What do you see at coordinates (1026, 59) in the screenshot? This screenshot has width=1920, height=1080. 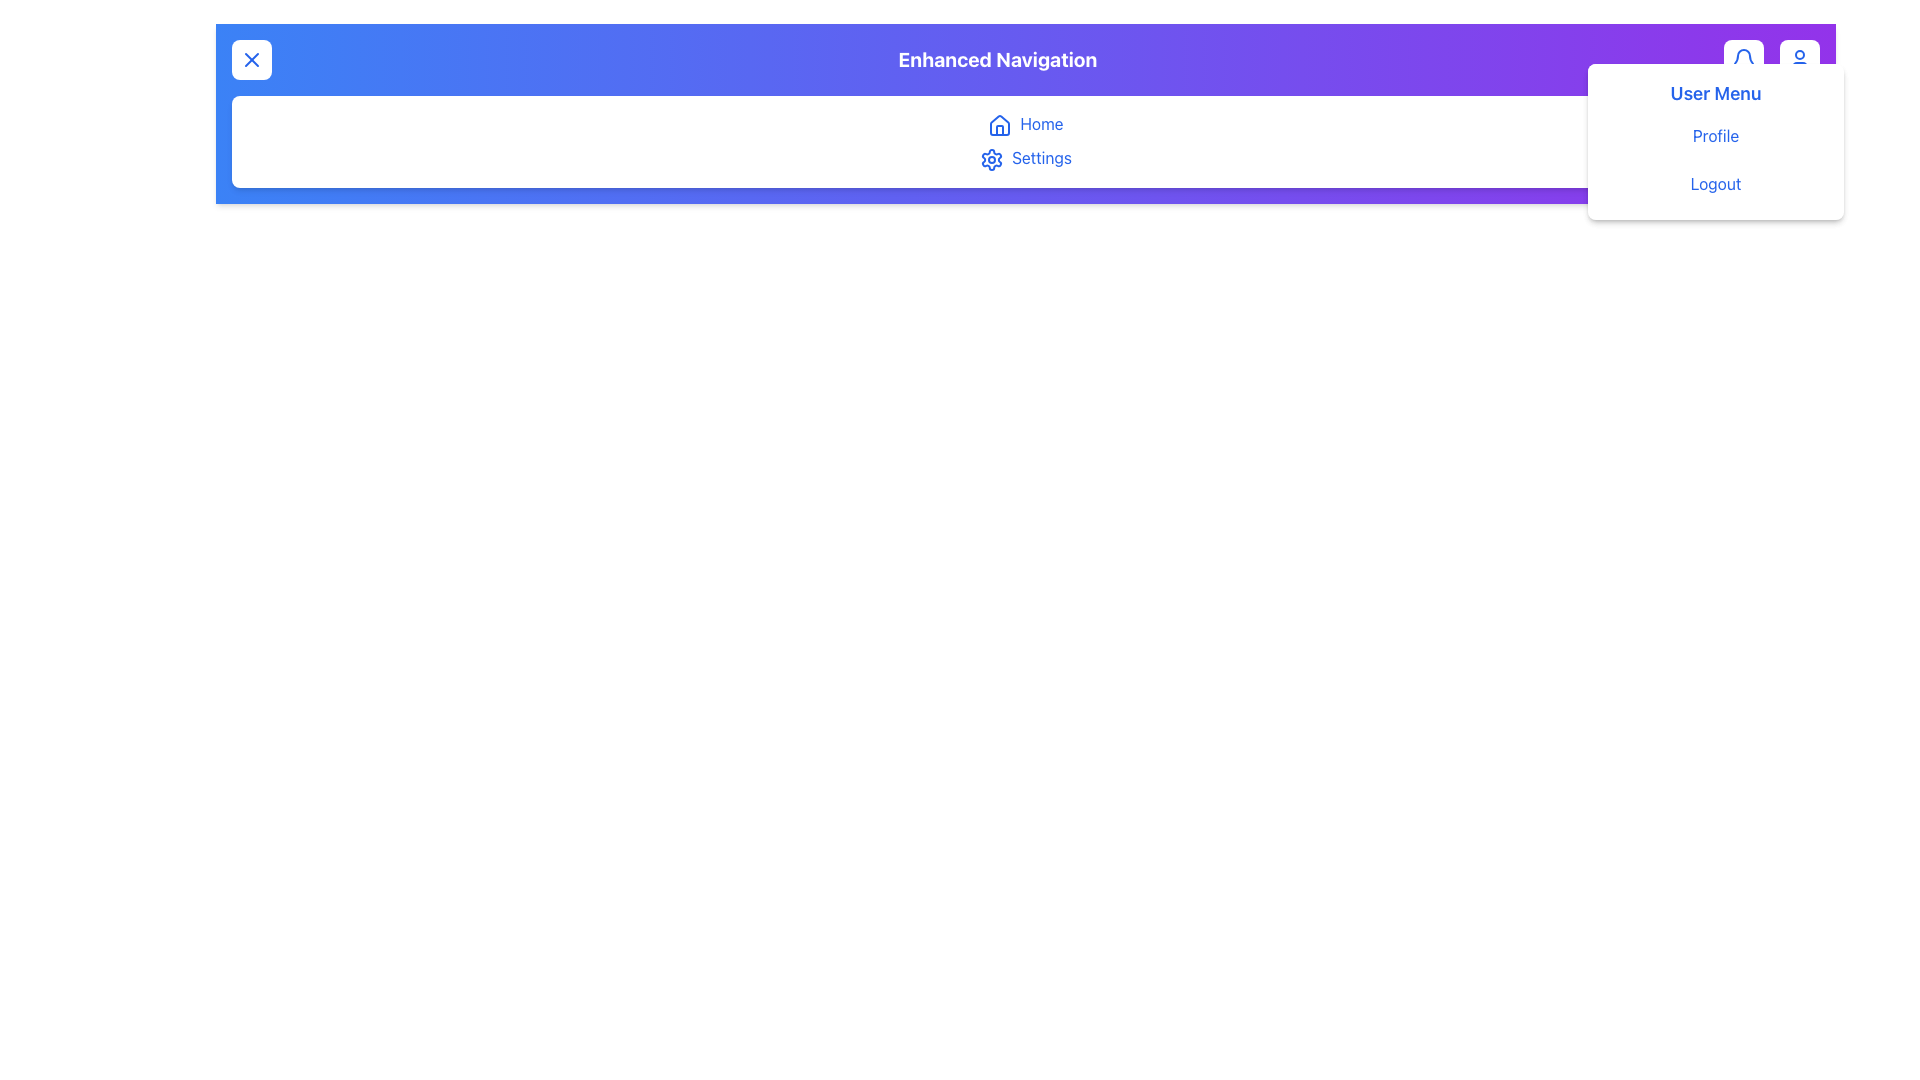 I see `the static text element displaying 'Enhanced Navigation', which is centrally positioned within a gradient background bar transitioning from blue to purple` at bounding box center [1026, 59].